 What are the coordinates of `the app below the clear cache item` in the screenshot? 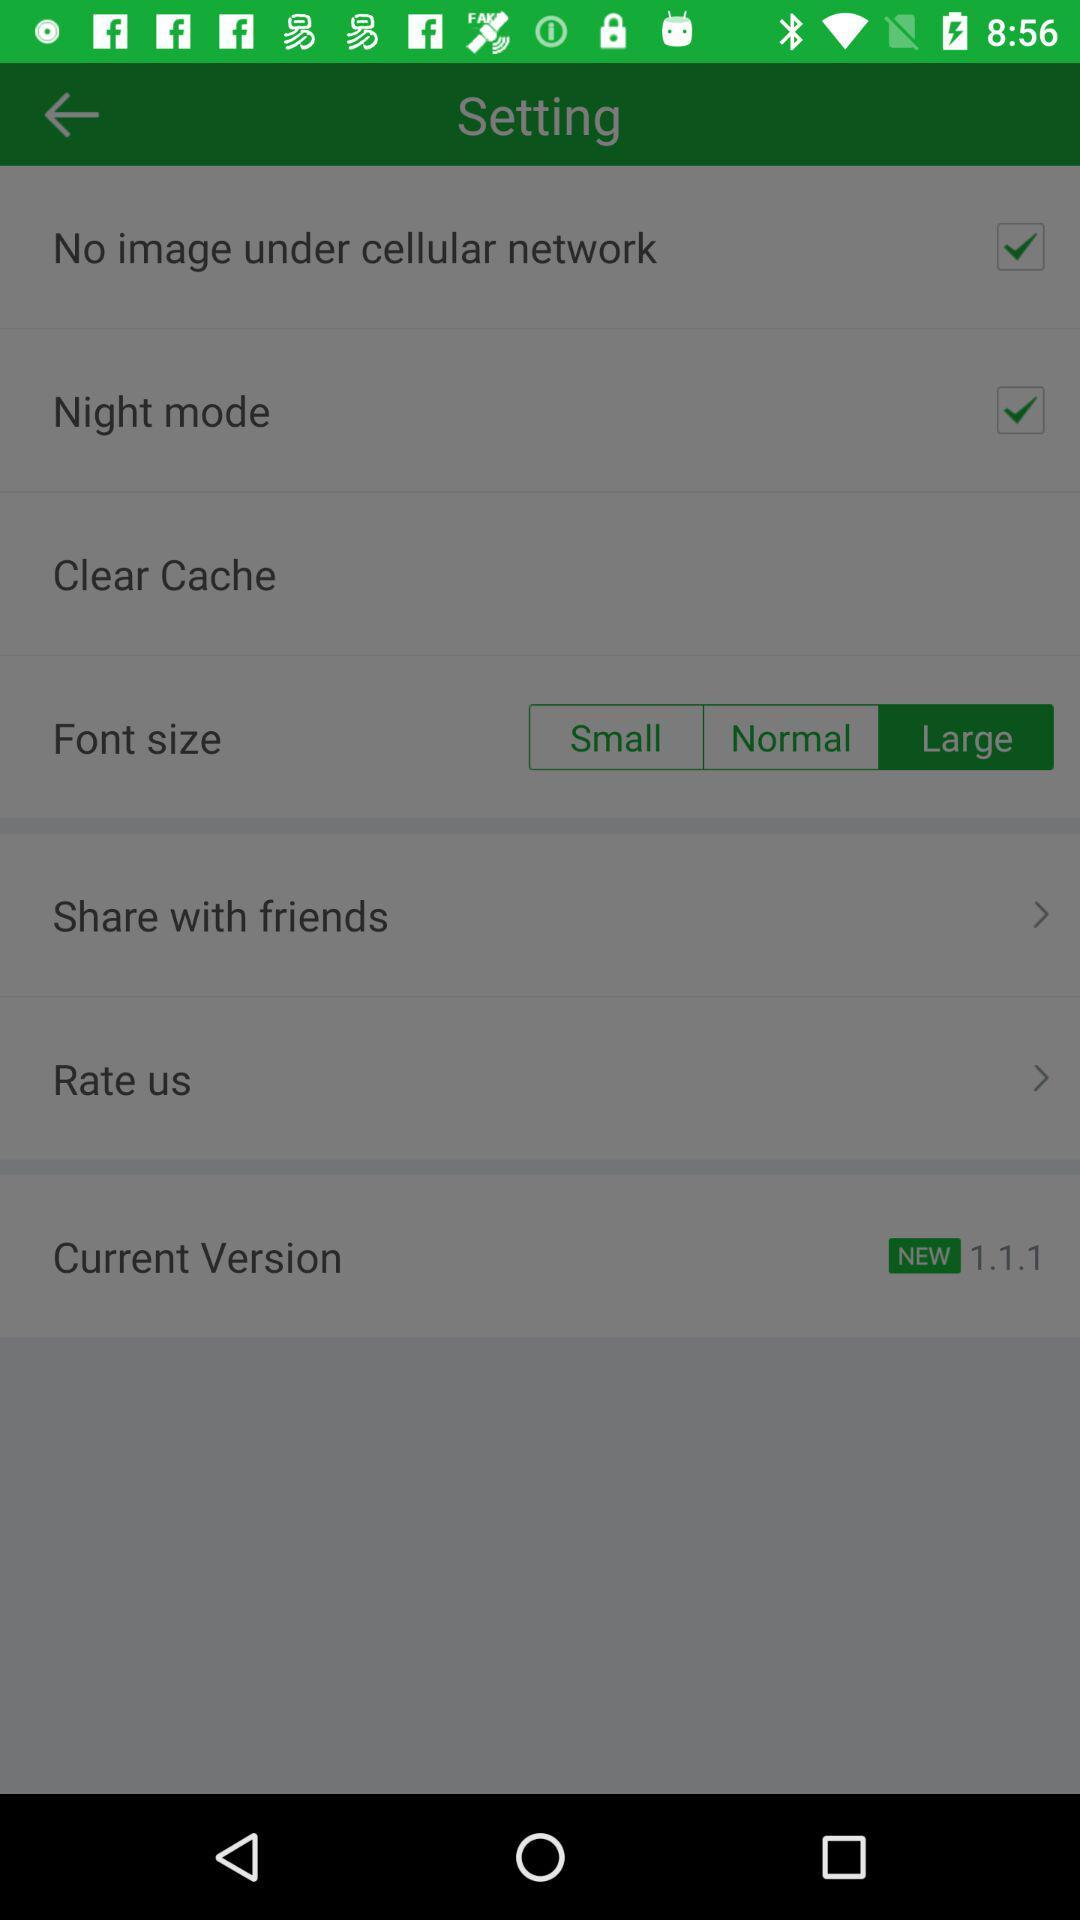 It's located at (790, 736).